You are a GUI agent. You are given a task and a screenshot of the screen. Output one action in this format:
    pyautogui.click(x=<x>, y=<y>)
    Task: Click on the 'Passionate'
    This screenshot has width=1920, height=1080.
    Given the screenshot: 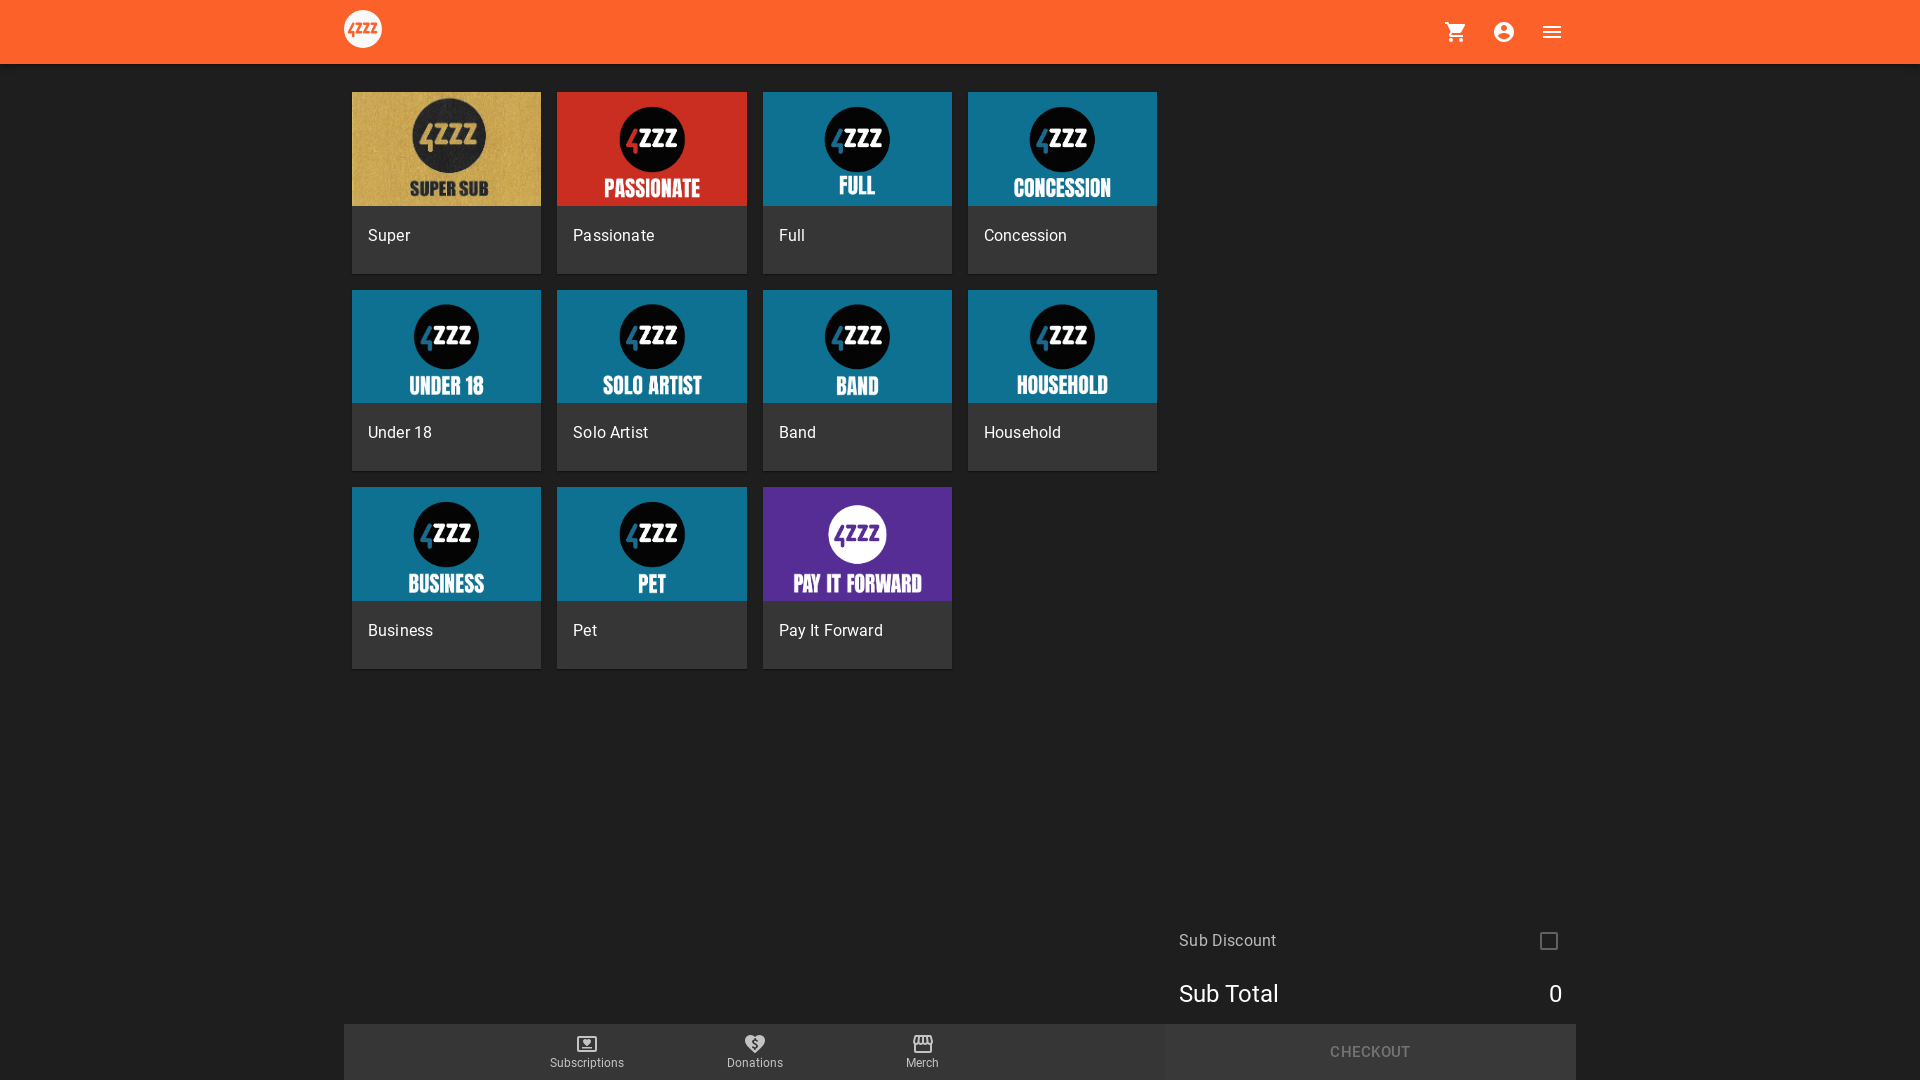 What is the action you would take?
    pyautogui.click(x=651, y=182)
    